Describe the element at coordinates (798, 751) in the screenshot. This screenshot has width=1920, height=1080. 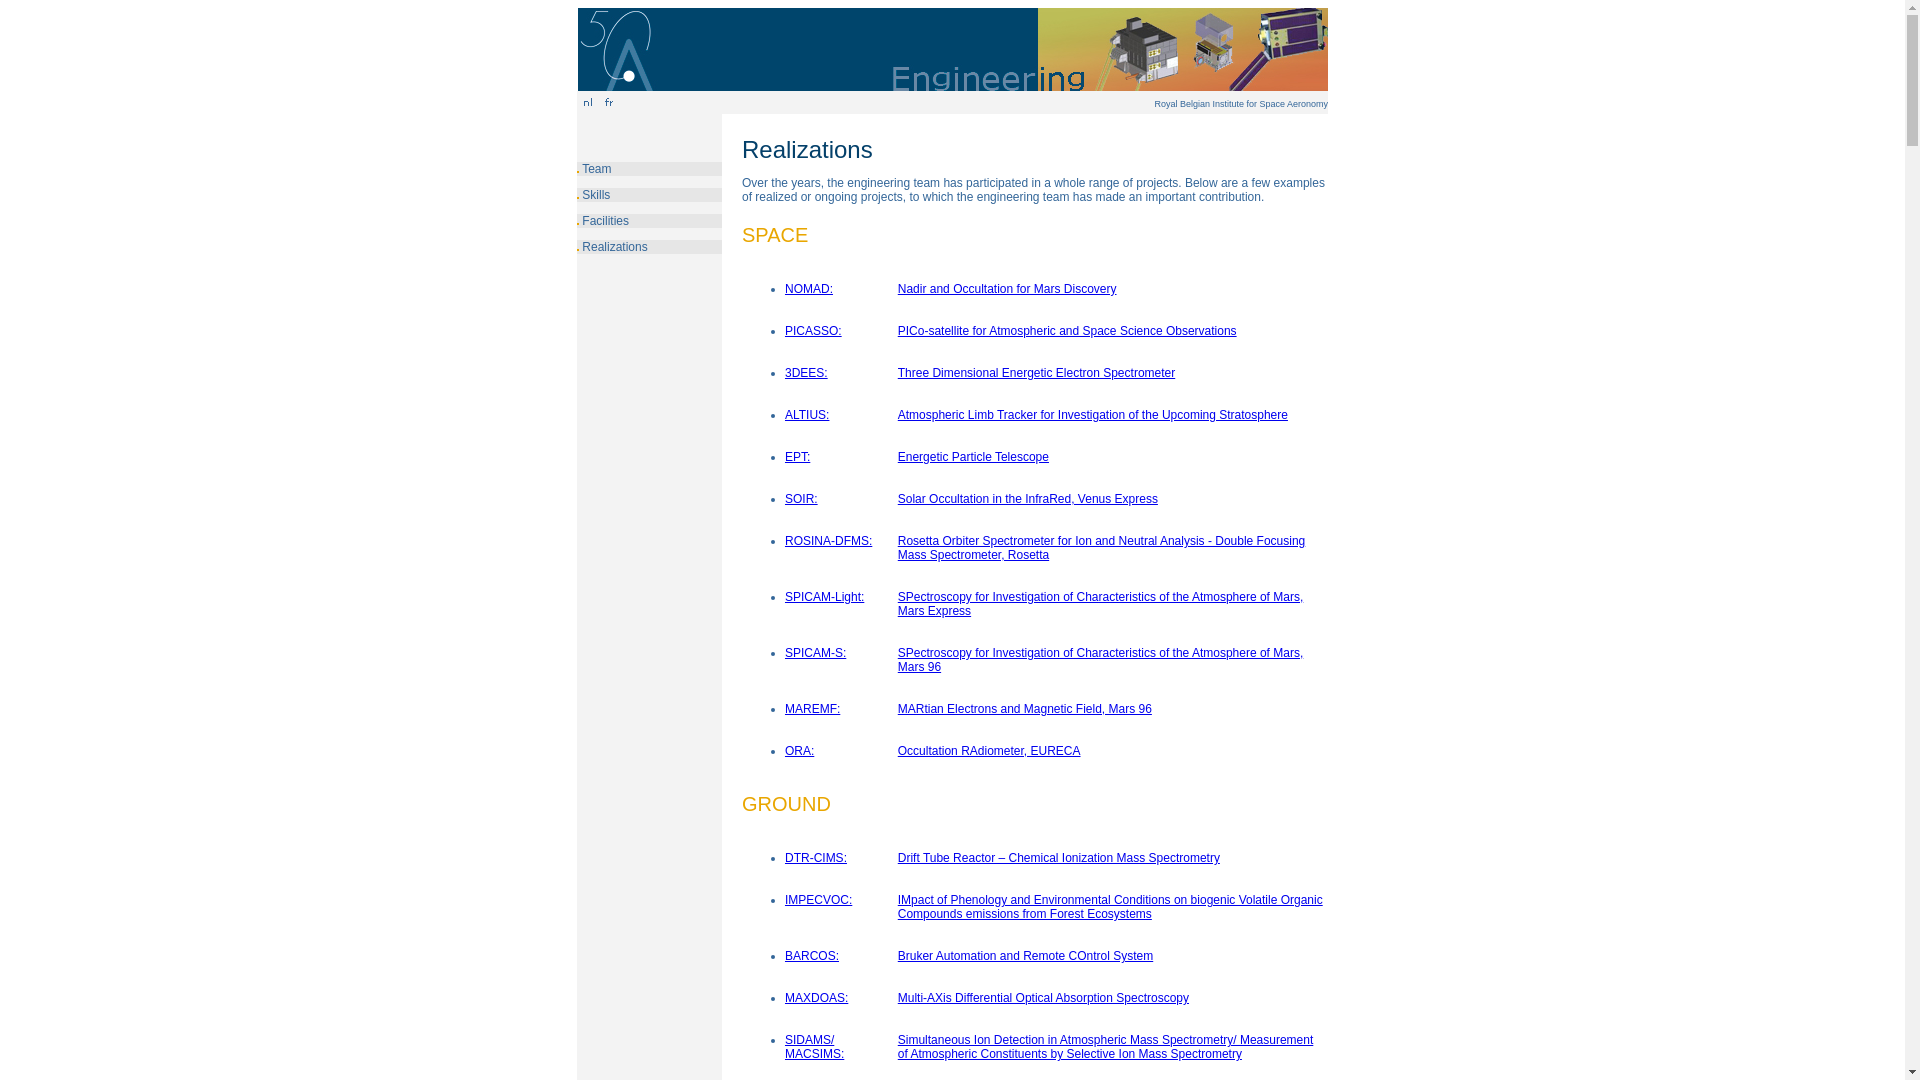
I see `'ORA:'` at that location.